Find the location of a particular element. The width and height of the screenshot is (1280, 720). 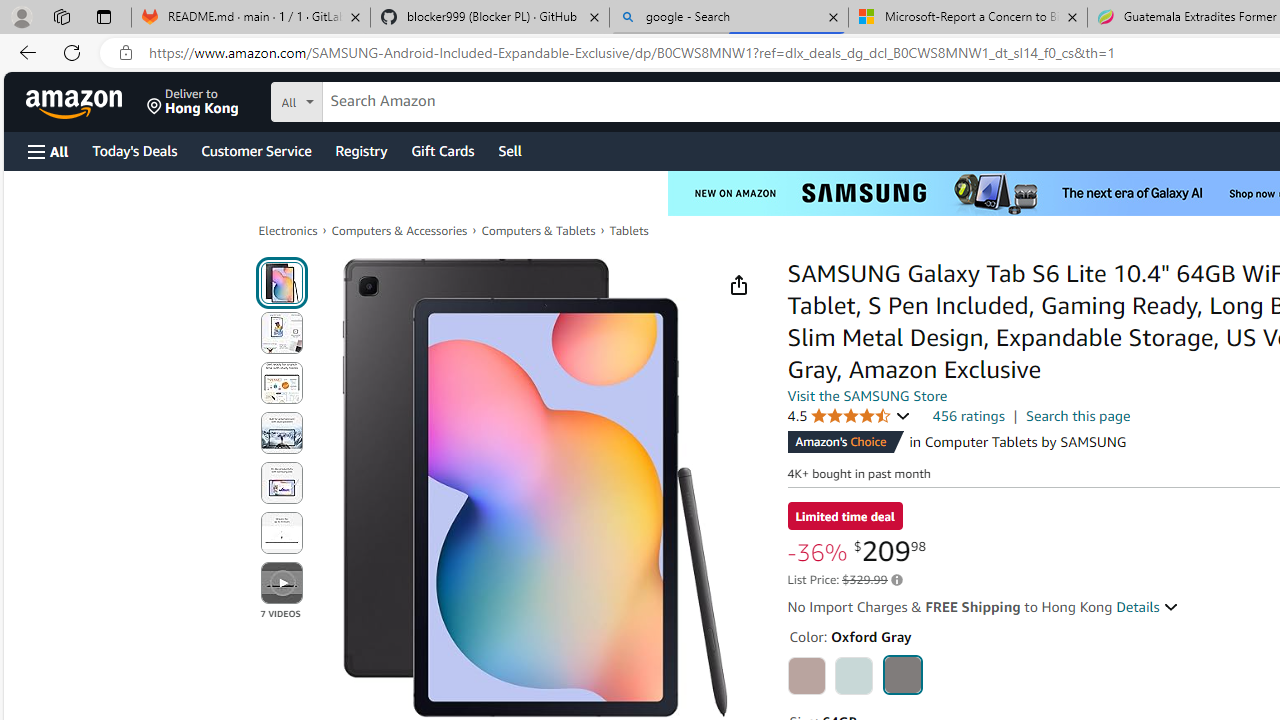

'Computers & Tablets' is located at coordinates (538, 229).